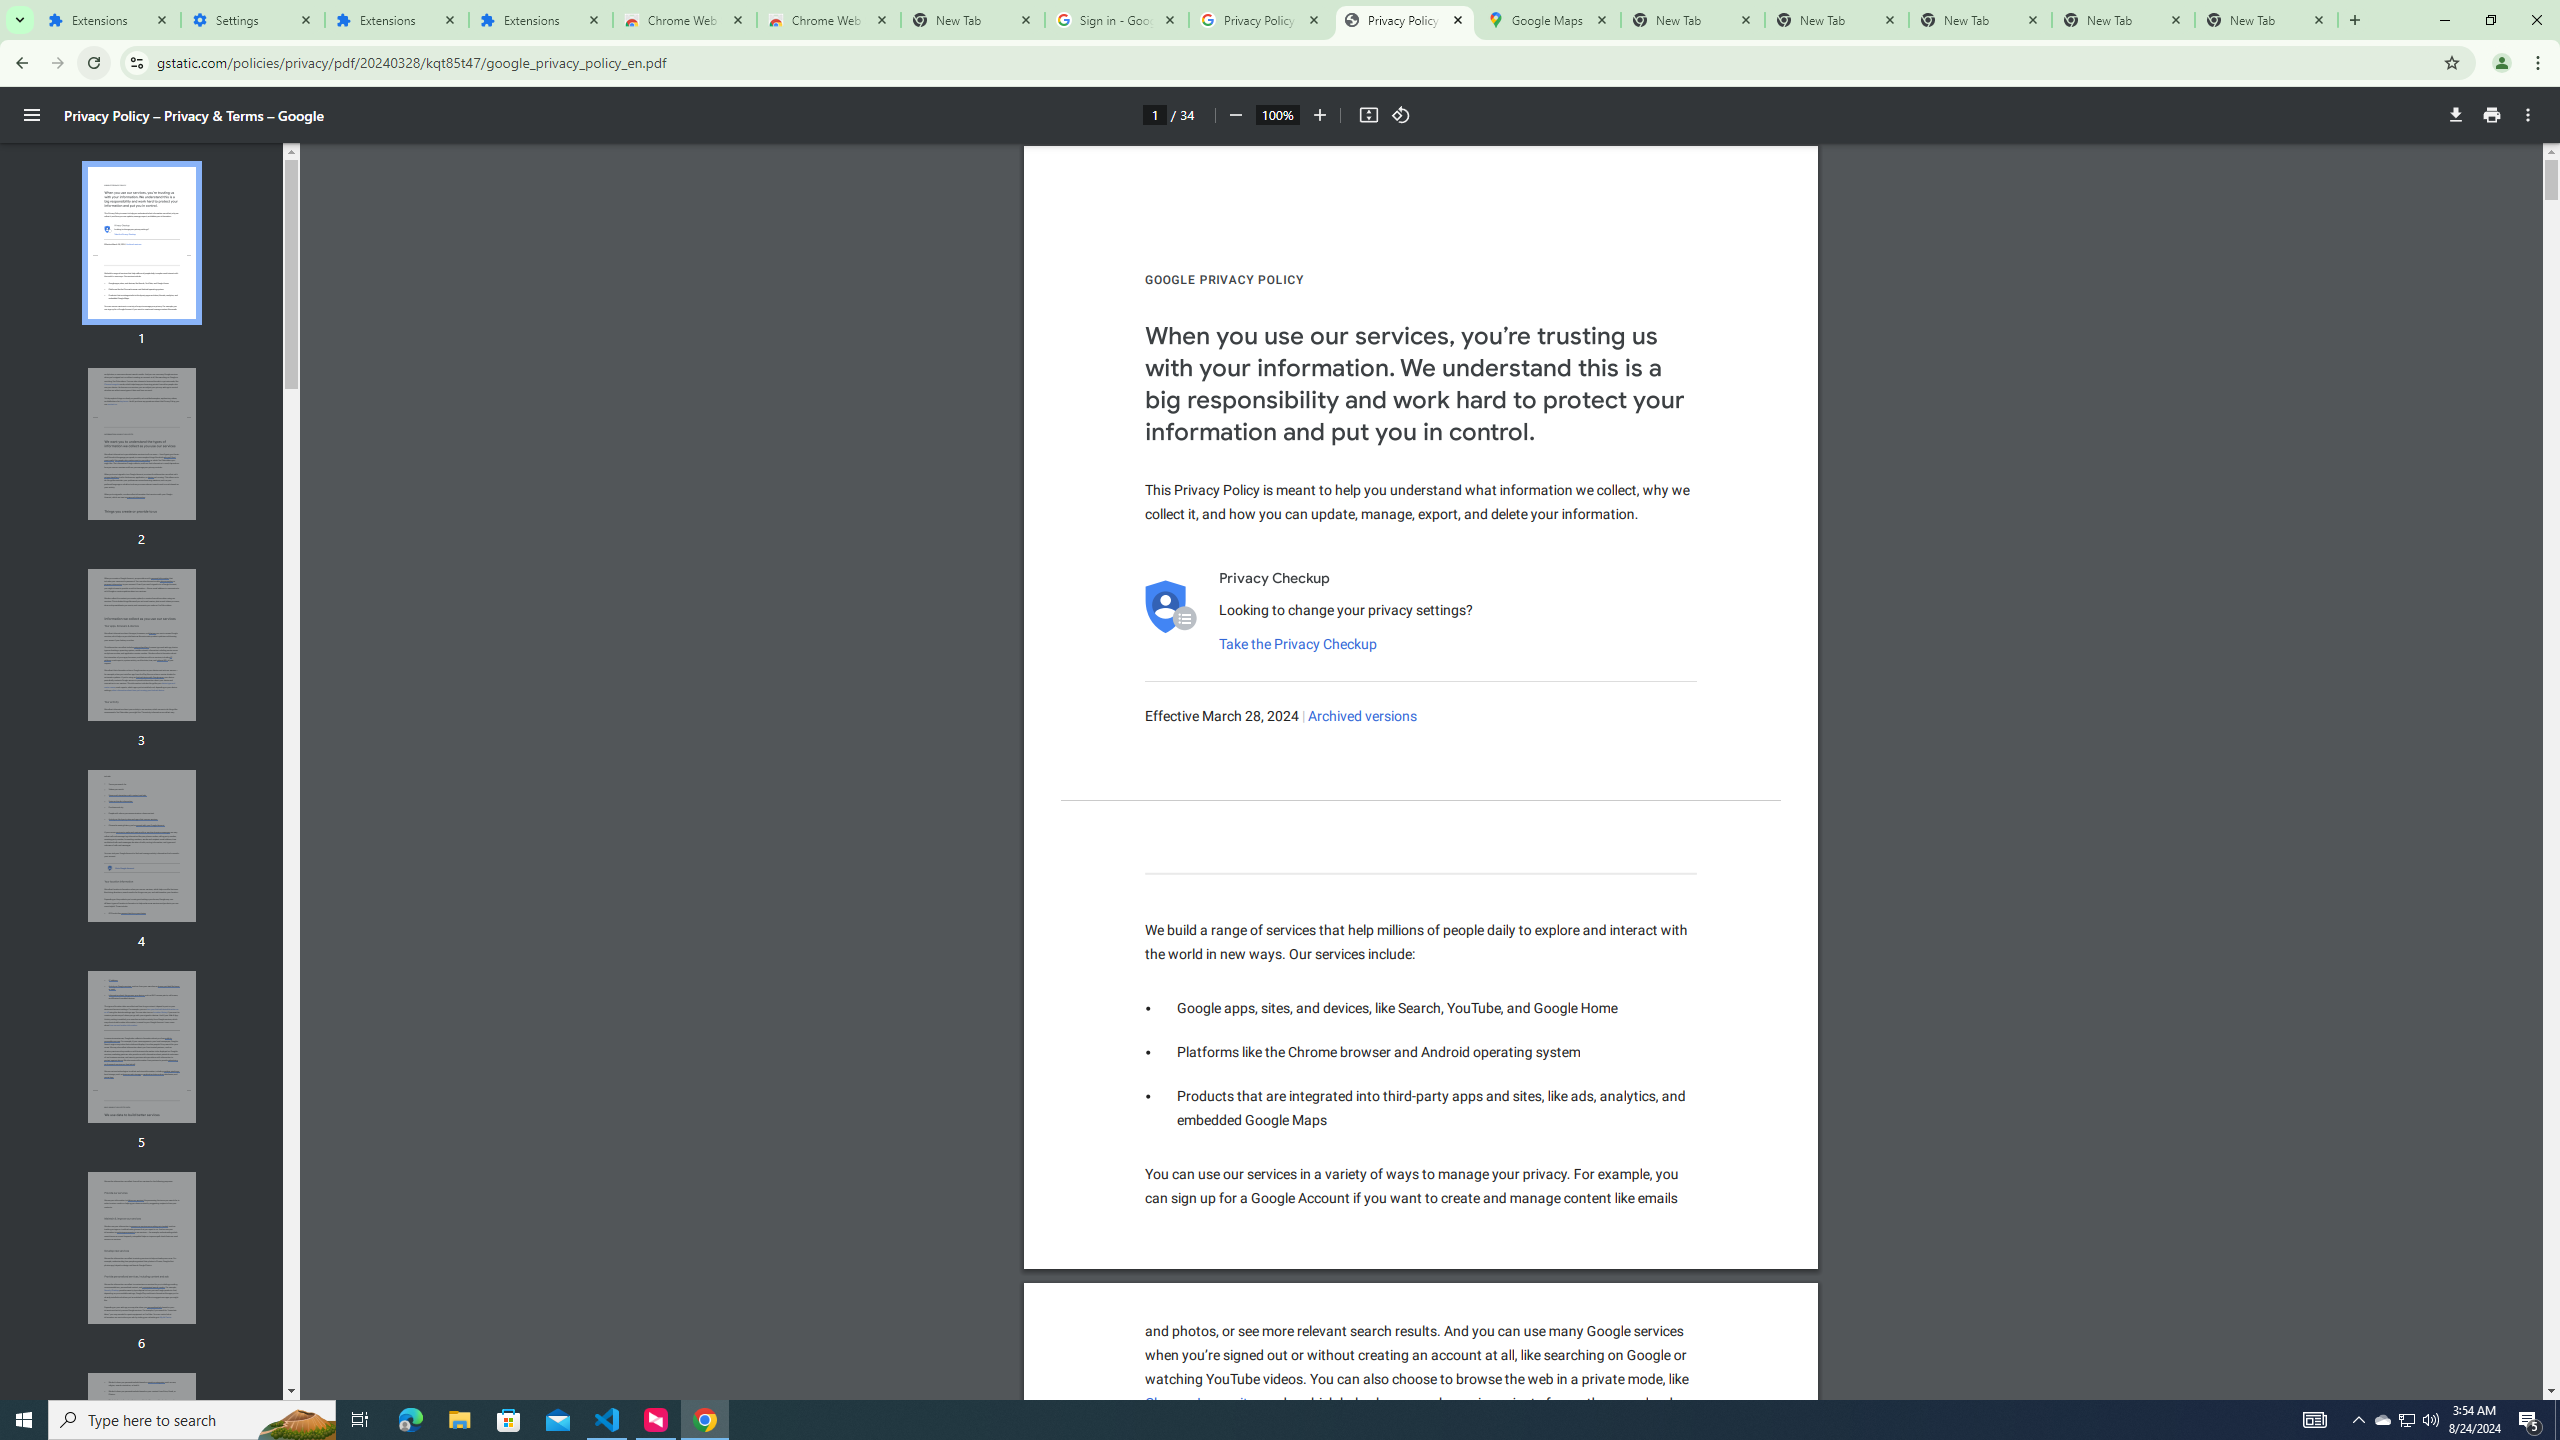 Image resolution: width=2560 pixels, height=1440 pixels. I want to click on 'Page number', so click(1153, 114).